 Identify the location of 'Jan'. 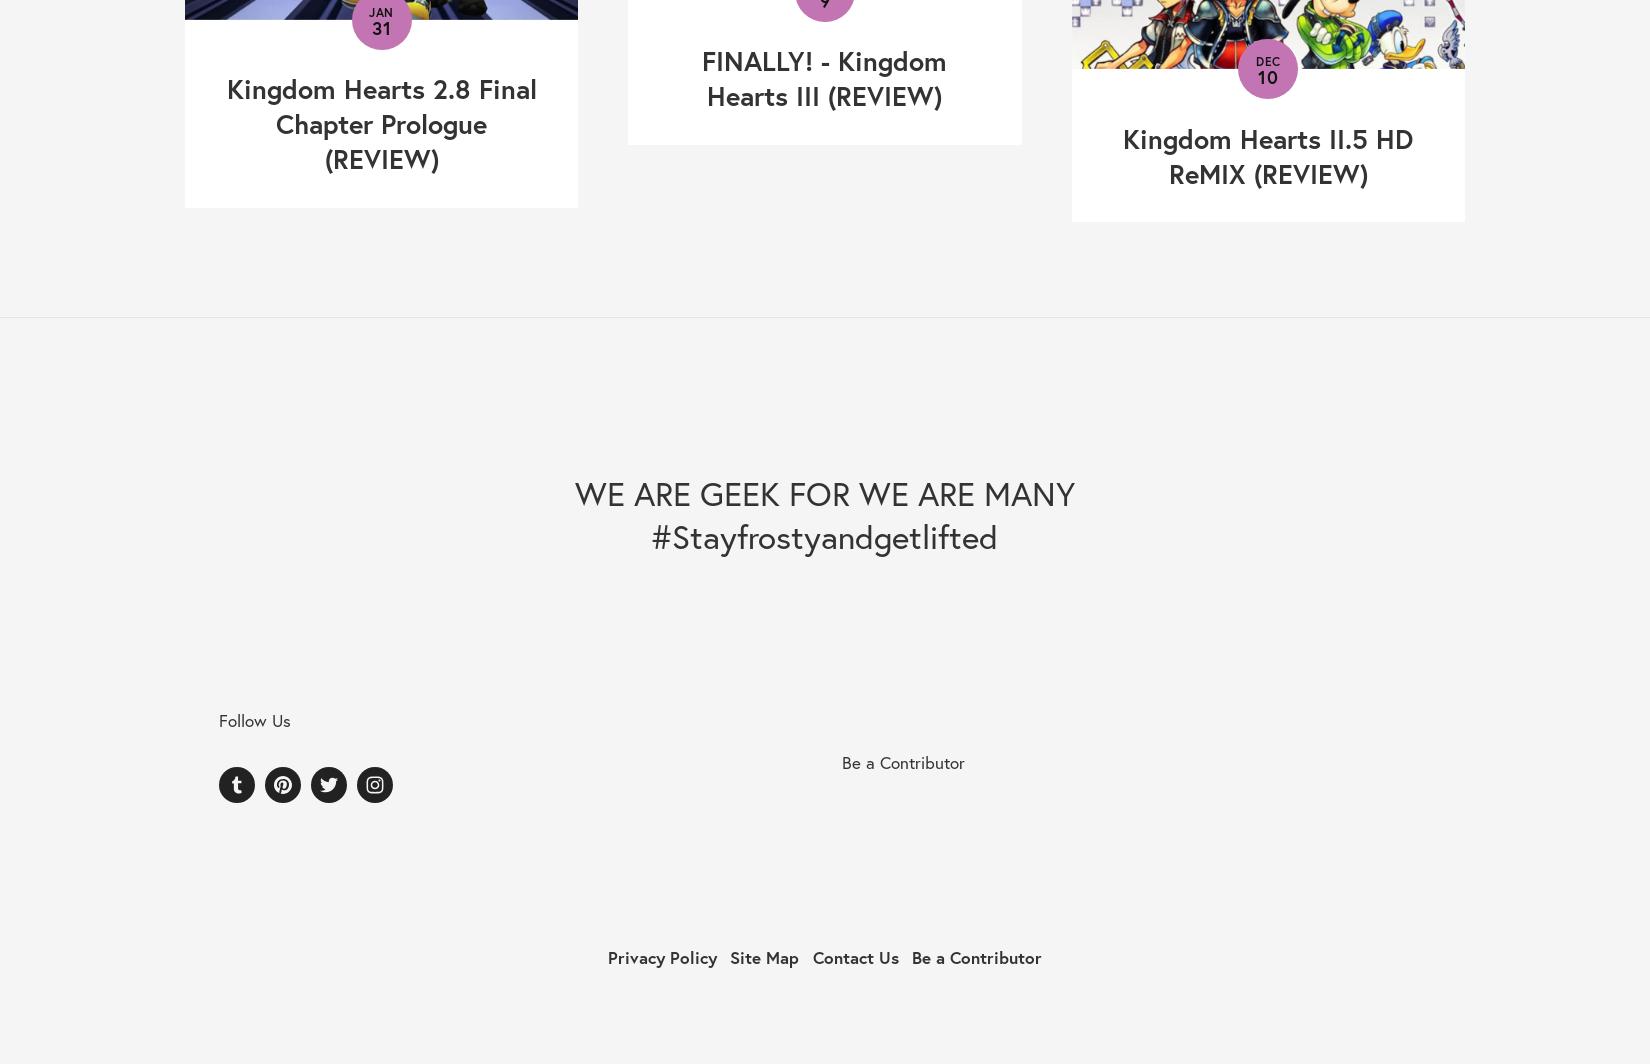
(381, 11).